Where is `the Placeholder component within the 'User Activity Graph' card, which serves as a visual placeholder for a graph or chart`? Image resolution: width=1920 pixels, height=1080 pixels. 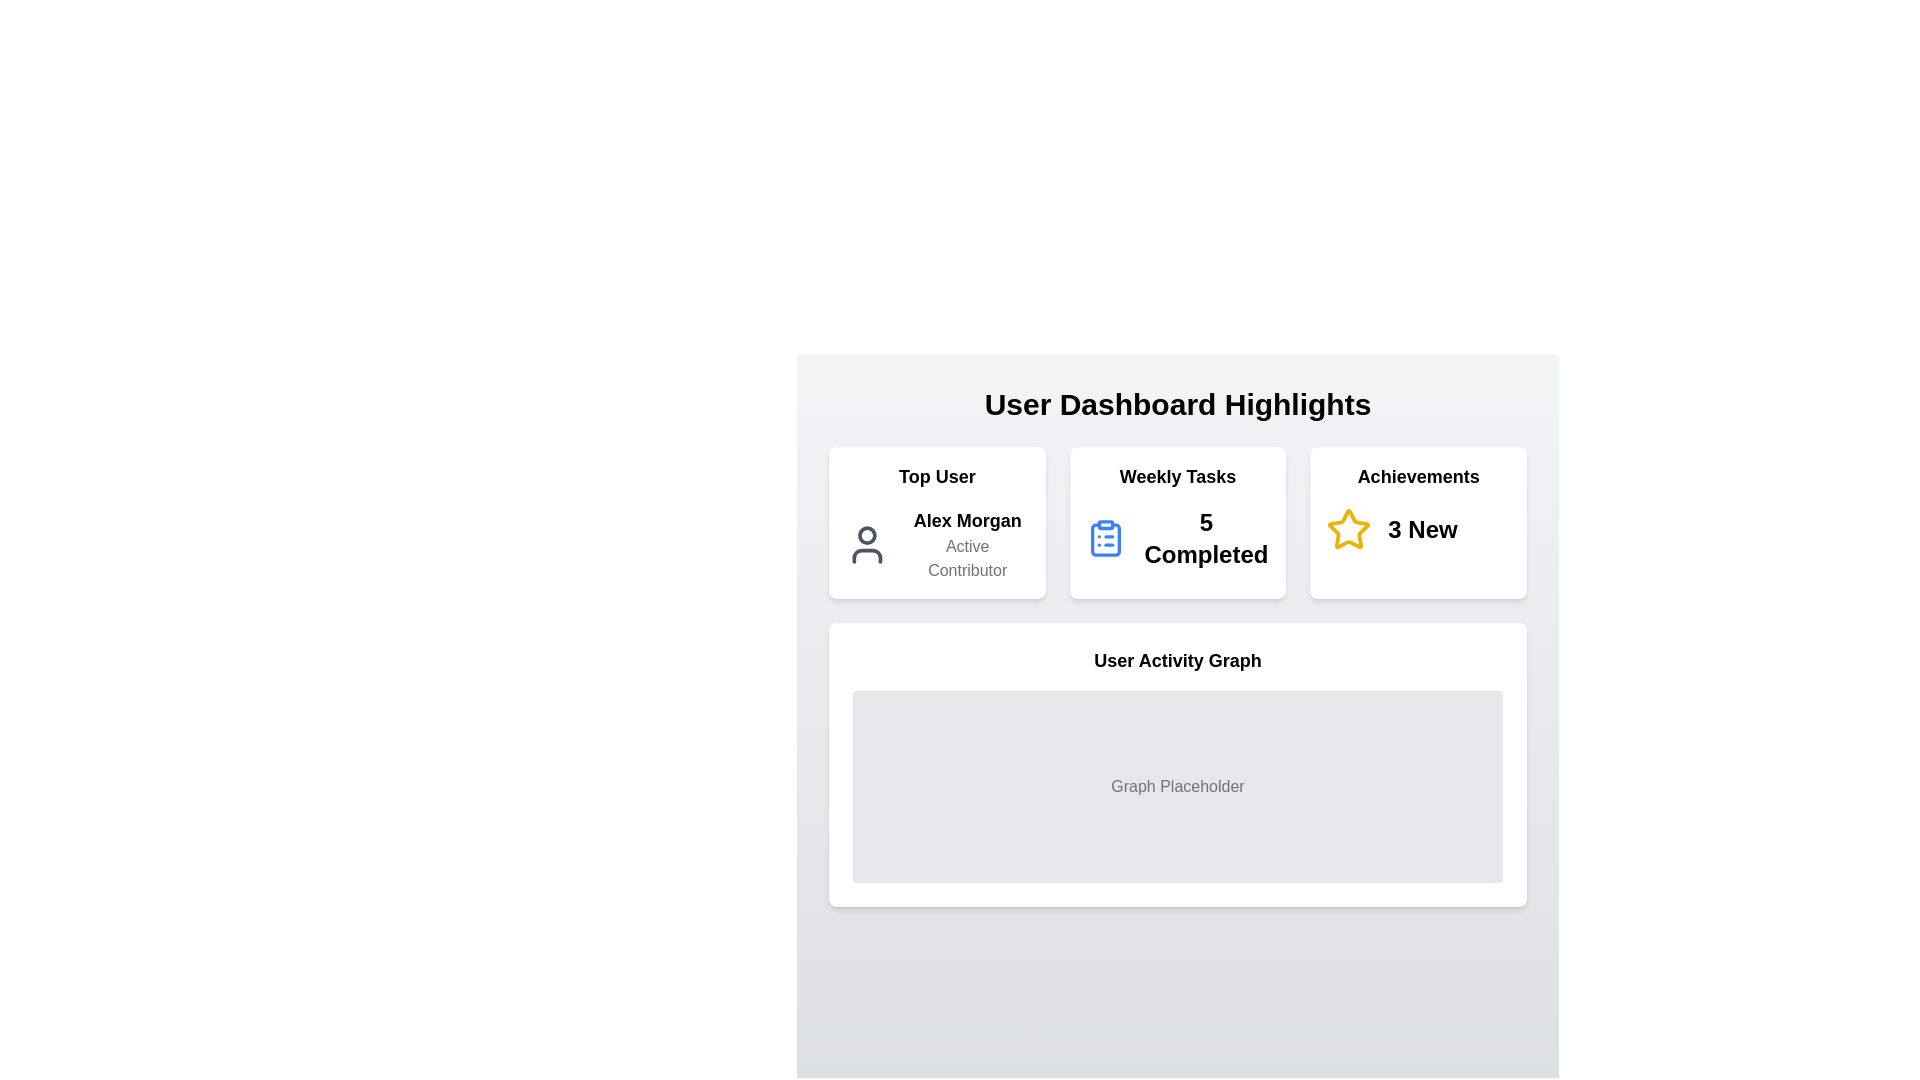 the Placeholder component within the 'User Activity Graph' card, which serves as a visual placeholder for a graph or chart is located at coordinates (1177, 785).